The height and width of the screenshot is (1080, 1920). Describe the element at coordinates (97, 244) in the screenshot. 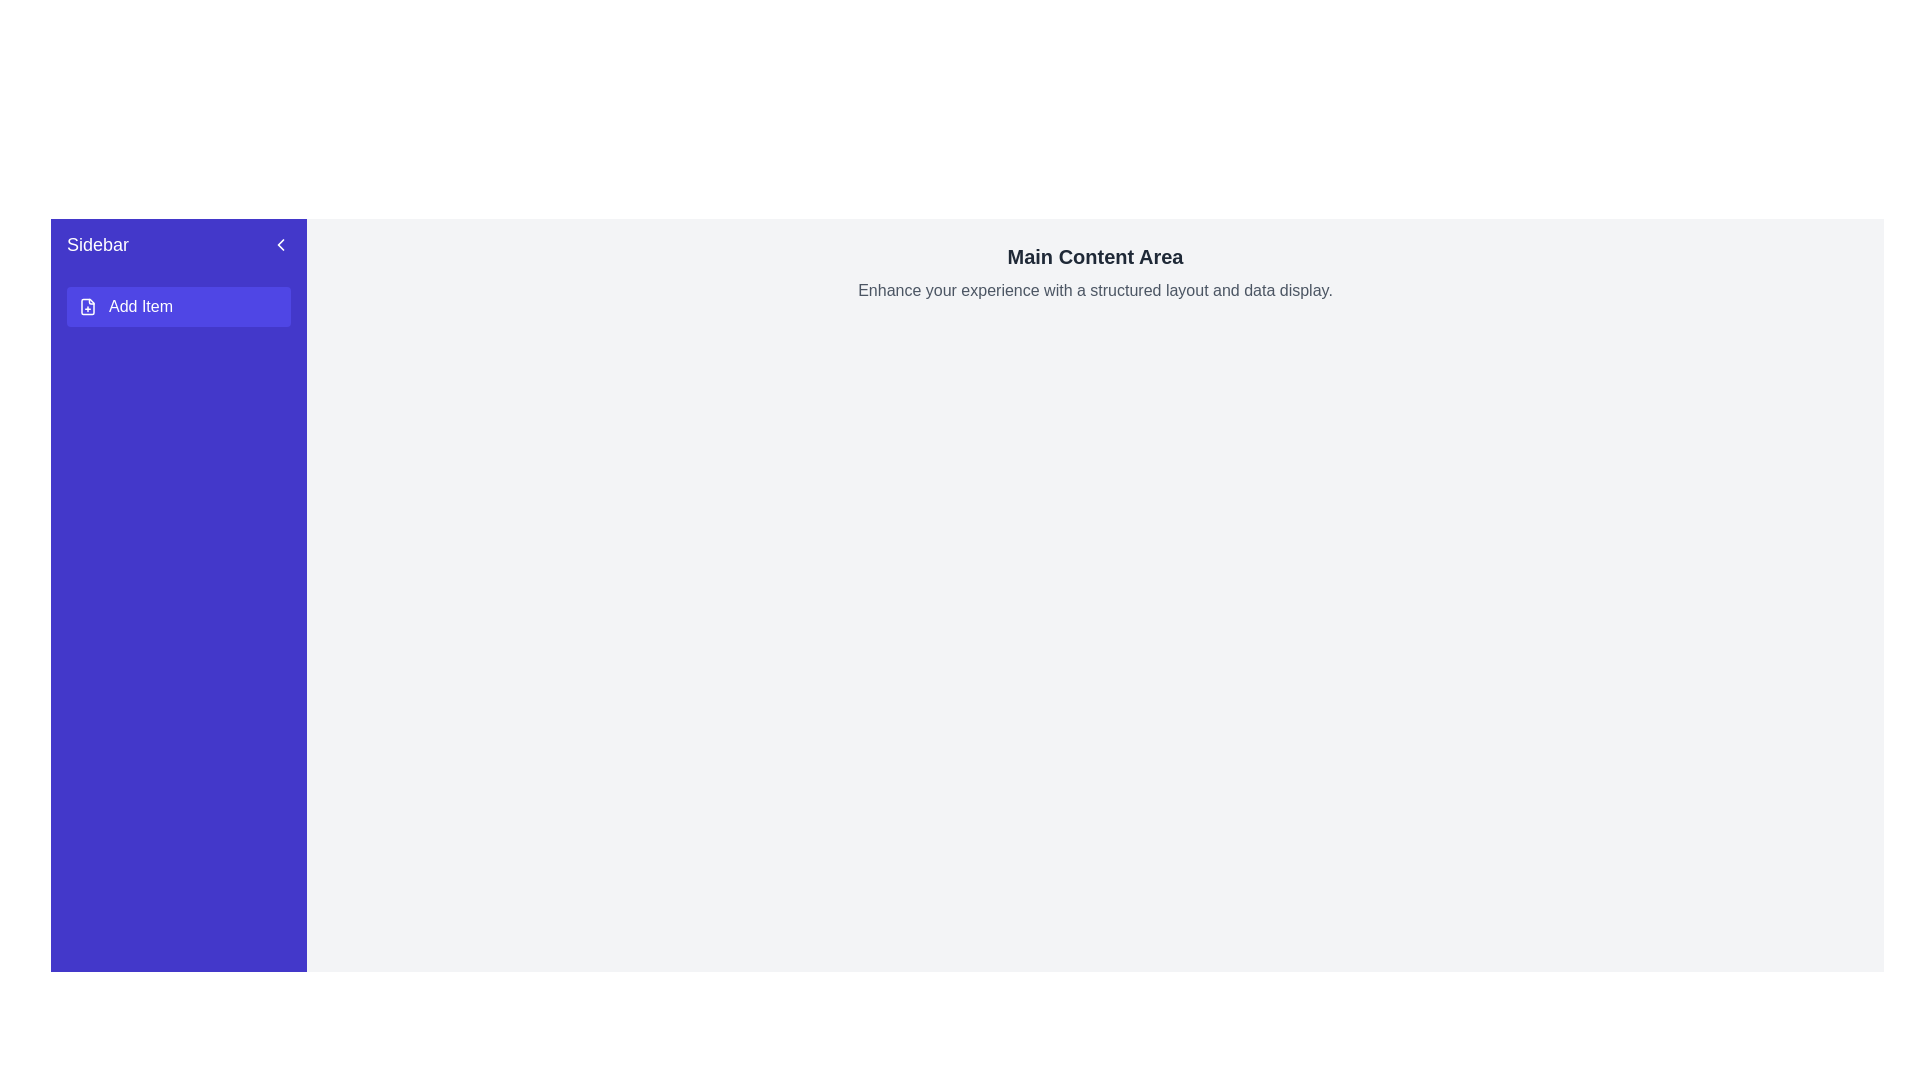

I see `text content of the 'Sidebar' header, which is displayed in a bold, prominent style within the blue sidebar section` at that location.